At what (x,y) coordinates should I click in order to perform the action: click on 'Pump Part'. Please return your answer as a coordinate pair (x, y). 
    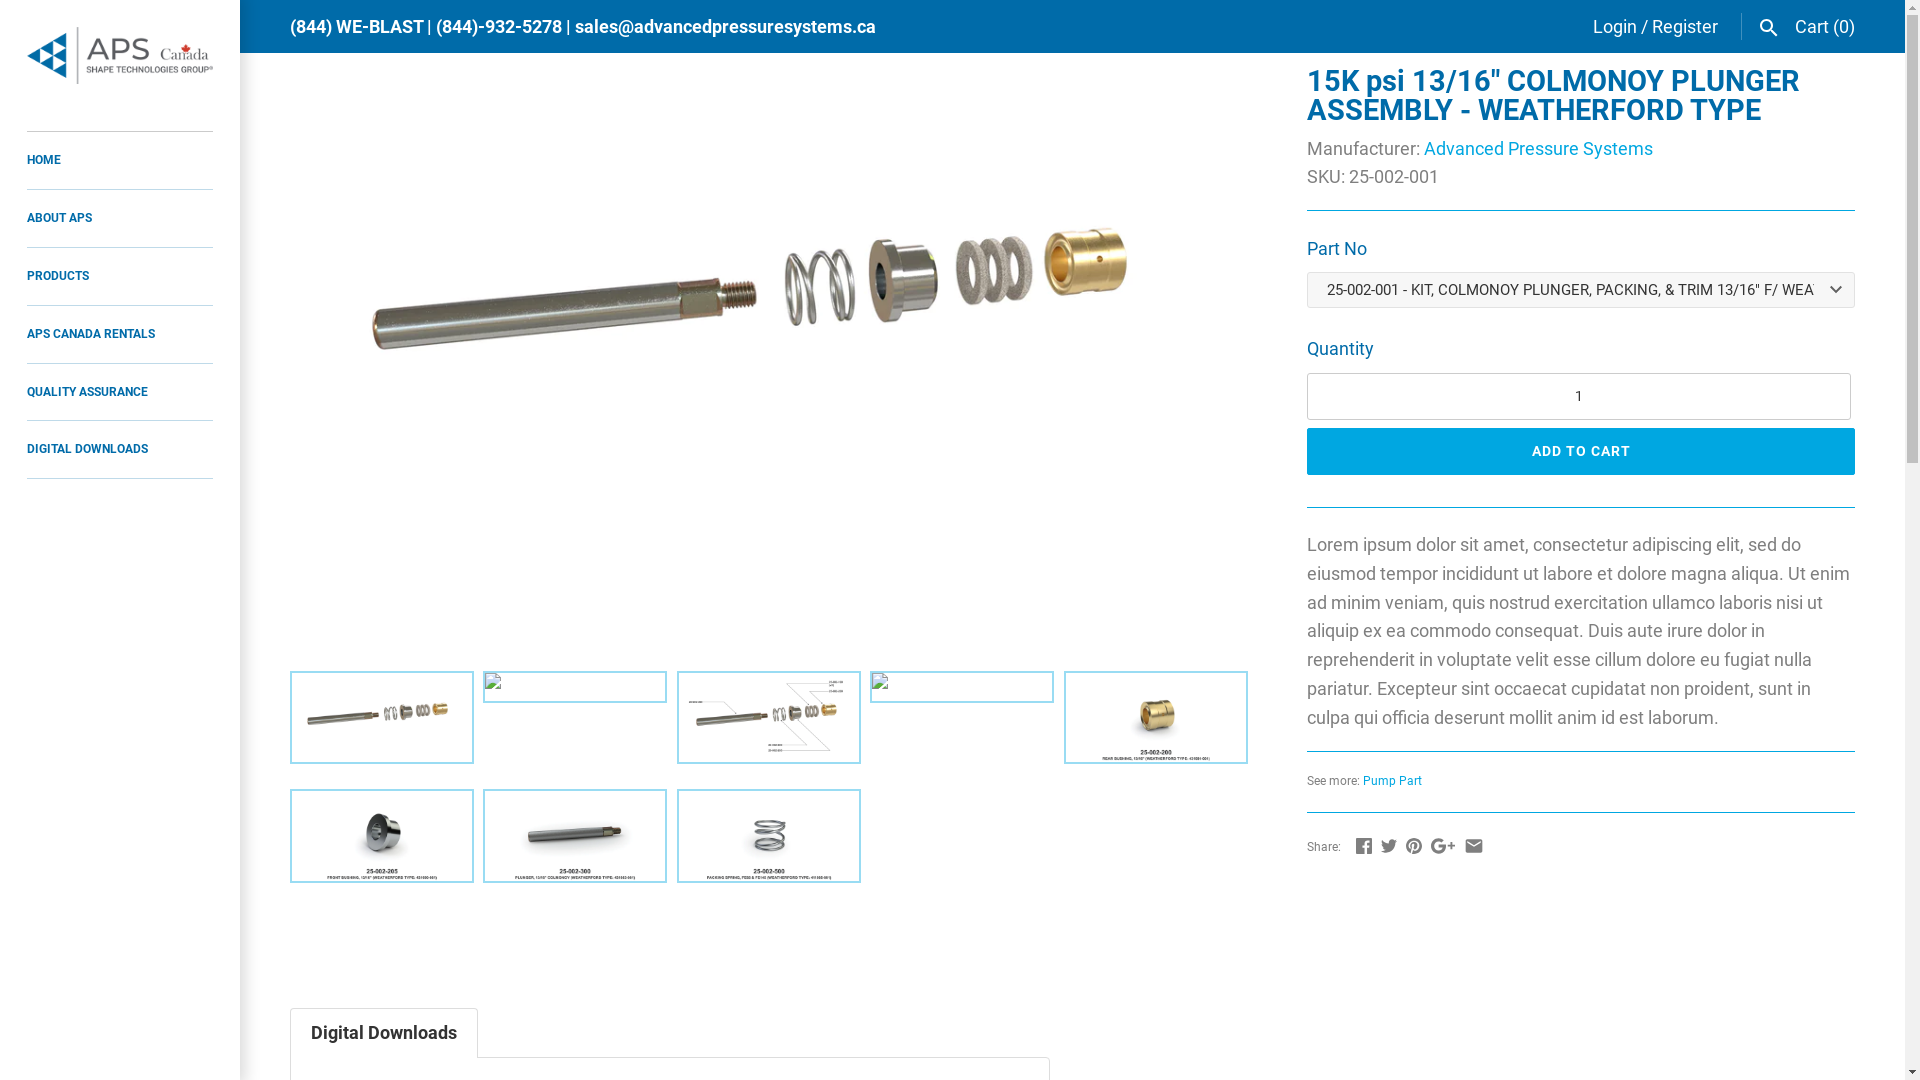
    Looking at the image, I should click on (1391, 779).